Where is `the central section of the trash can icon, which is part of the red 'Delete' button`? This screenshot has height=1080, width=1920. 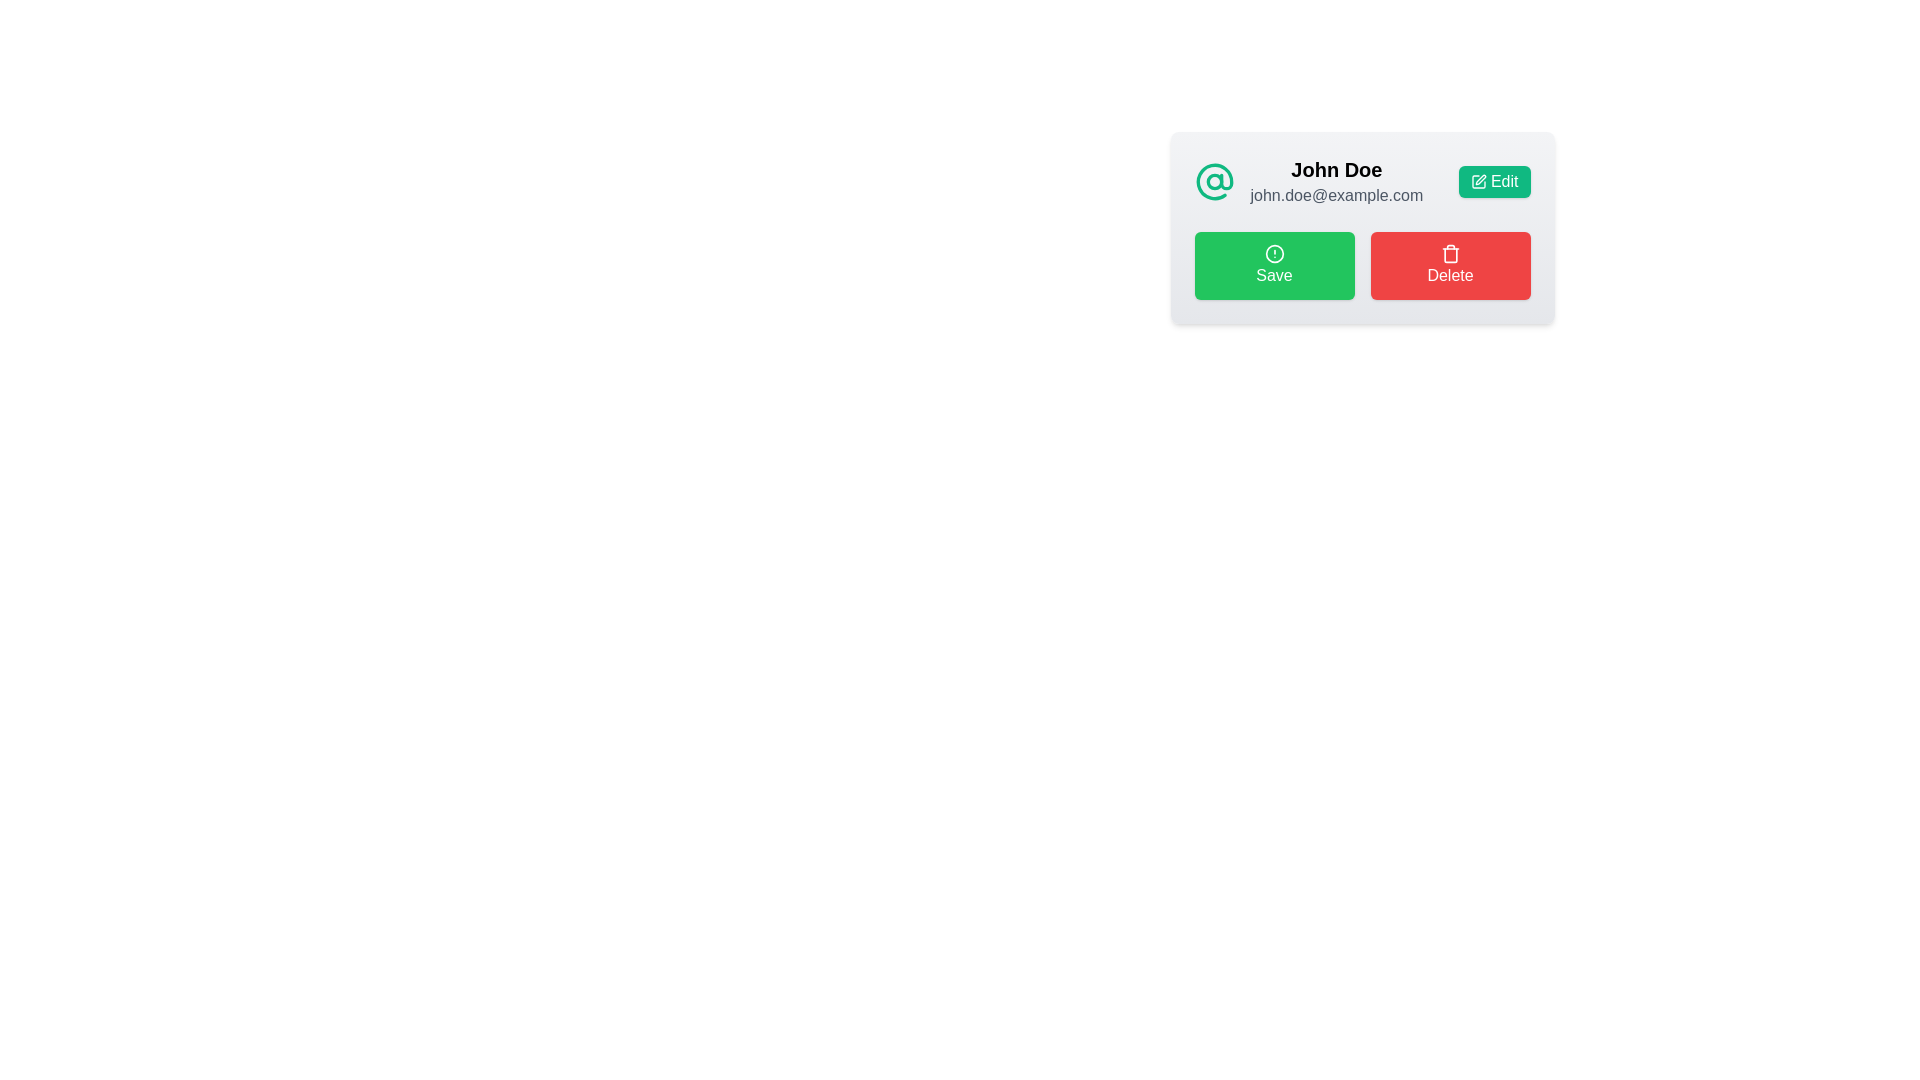 the central section of the trash can icon, which is part of the red 'Delete' button is located at coordinates (1450, 254).